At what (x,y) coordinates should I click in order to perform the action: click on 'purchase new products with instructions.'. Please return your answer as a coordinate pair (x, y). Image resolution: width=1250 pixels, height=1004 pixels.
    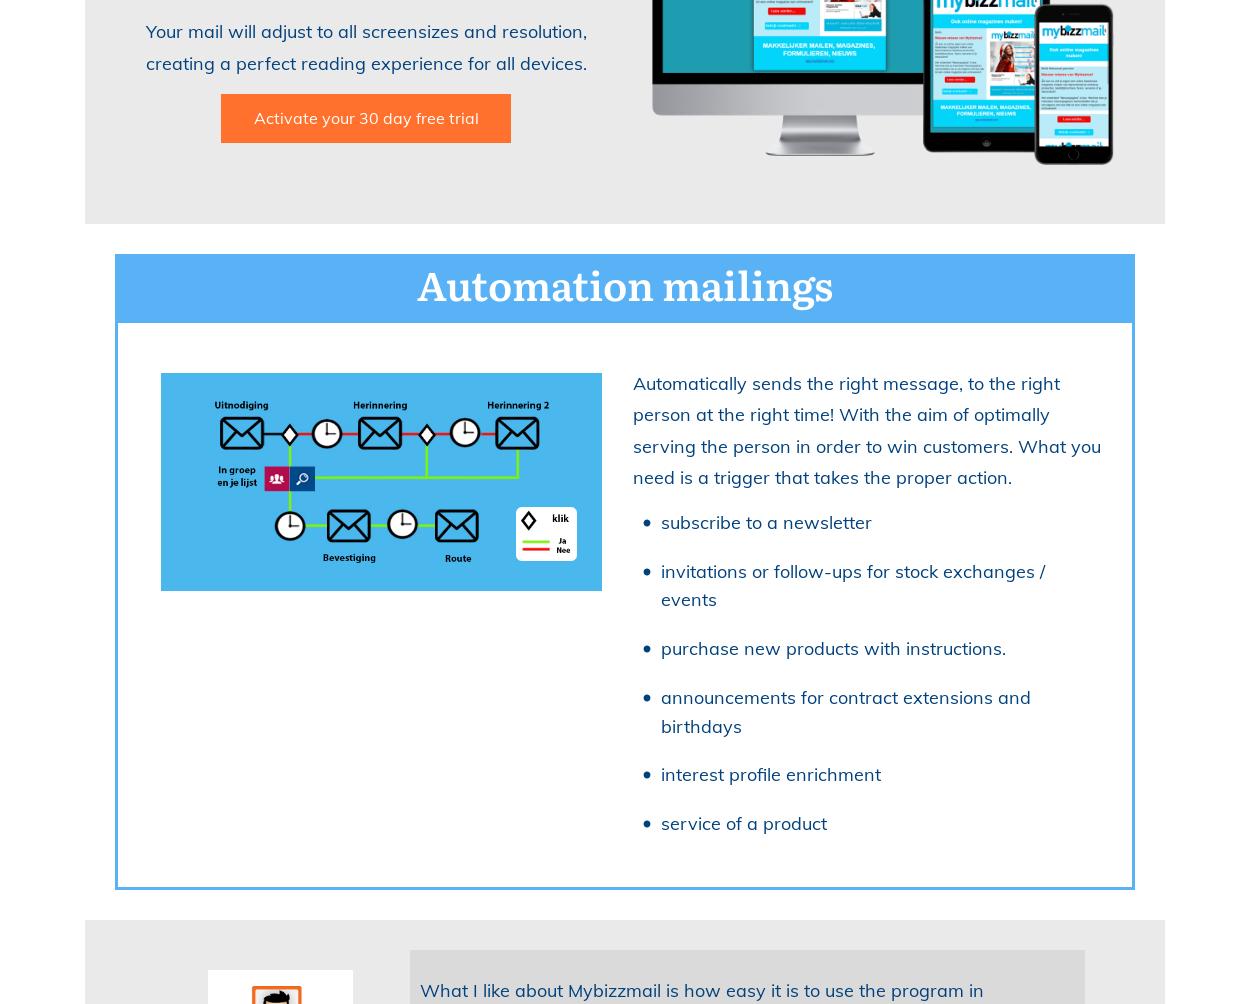
    Looking at the image, I should click on (660, 647).